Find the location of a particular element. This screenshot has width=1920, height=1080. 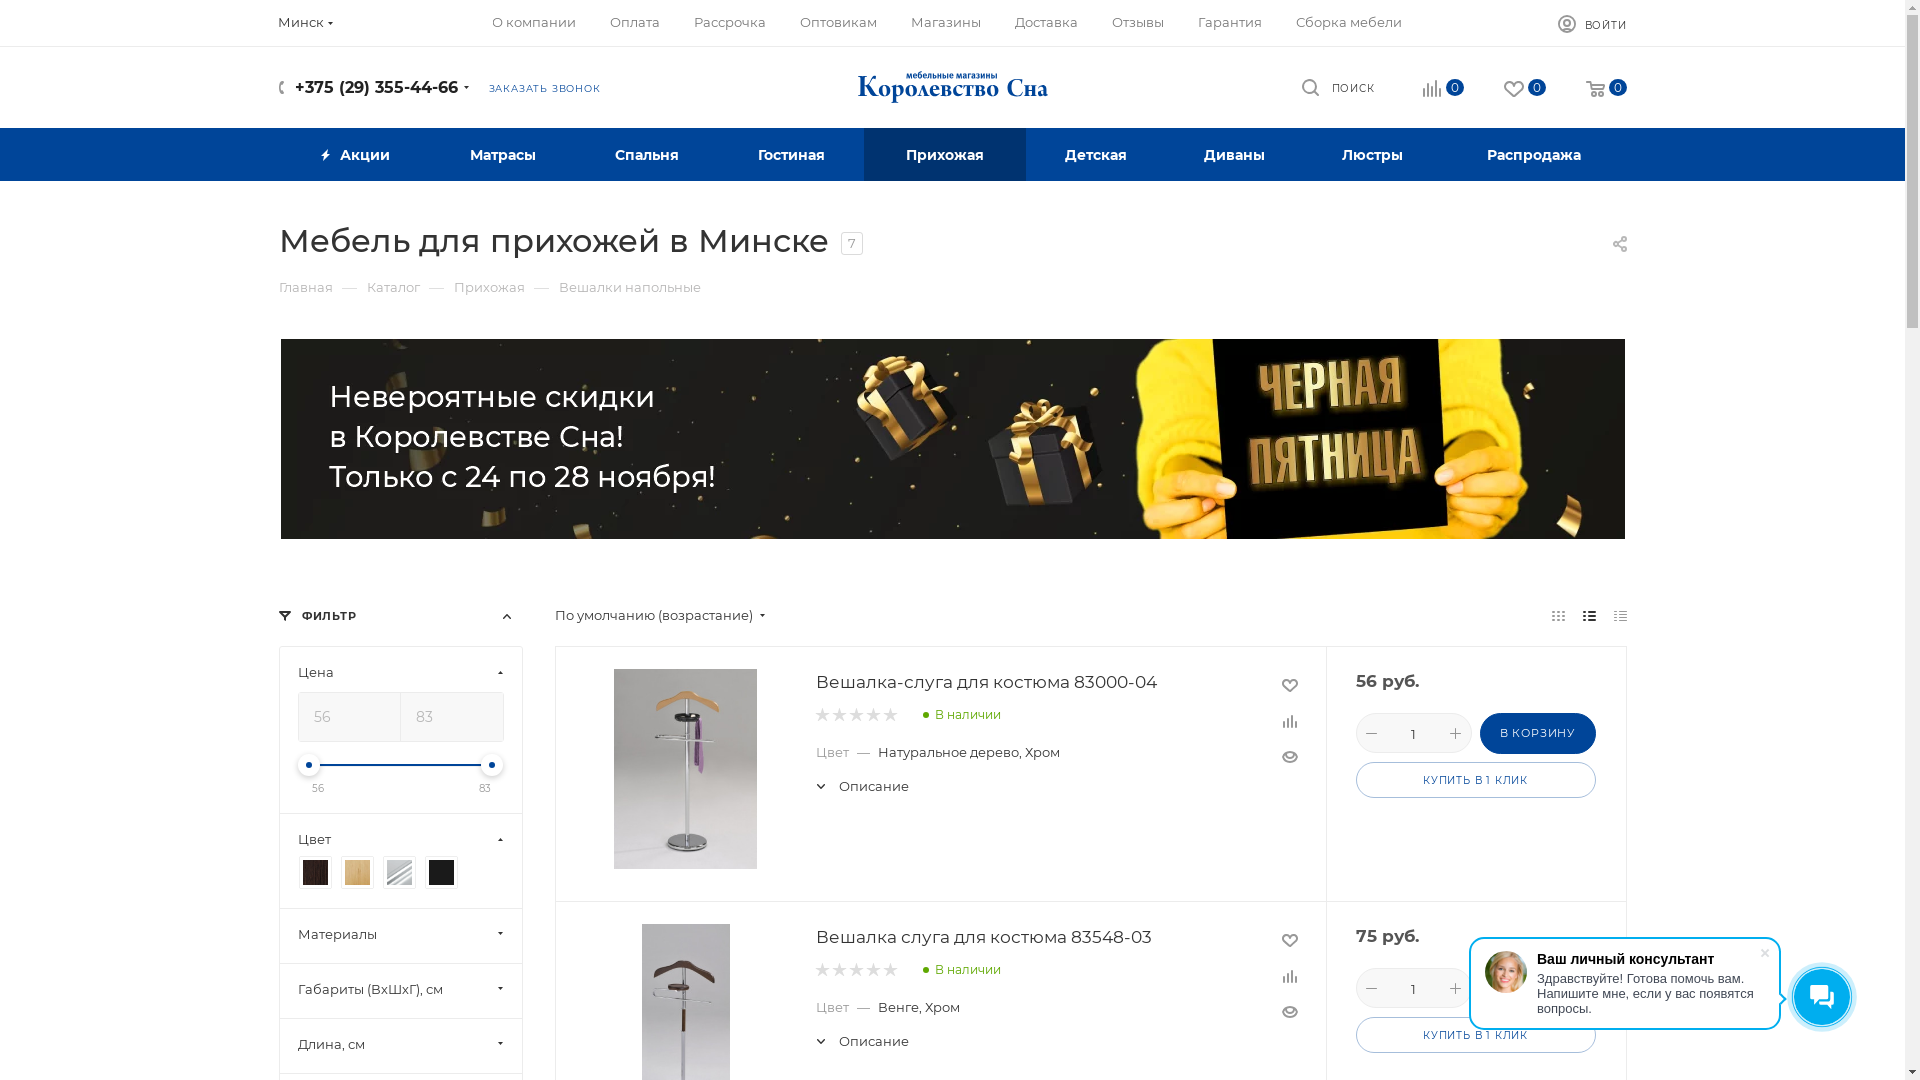

'+375 (29) 355-44-66' is located at coordinates (375, 86).